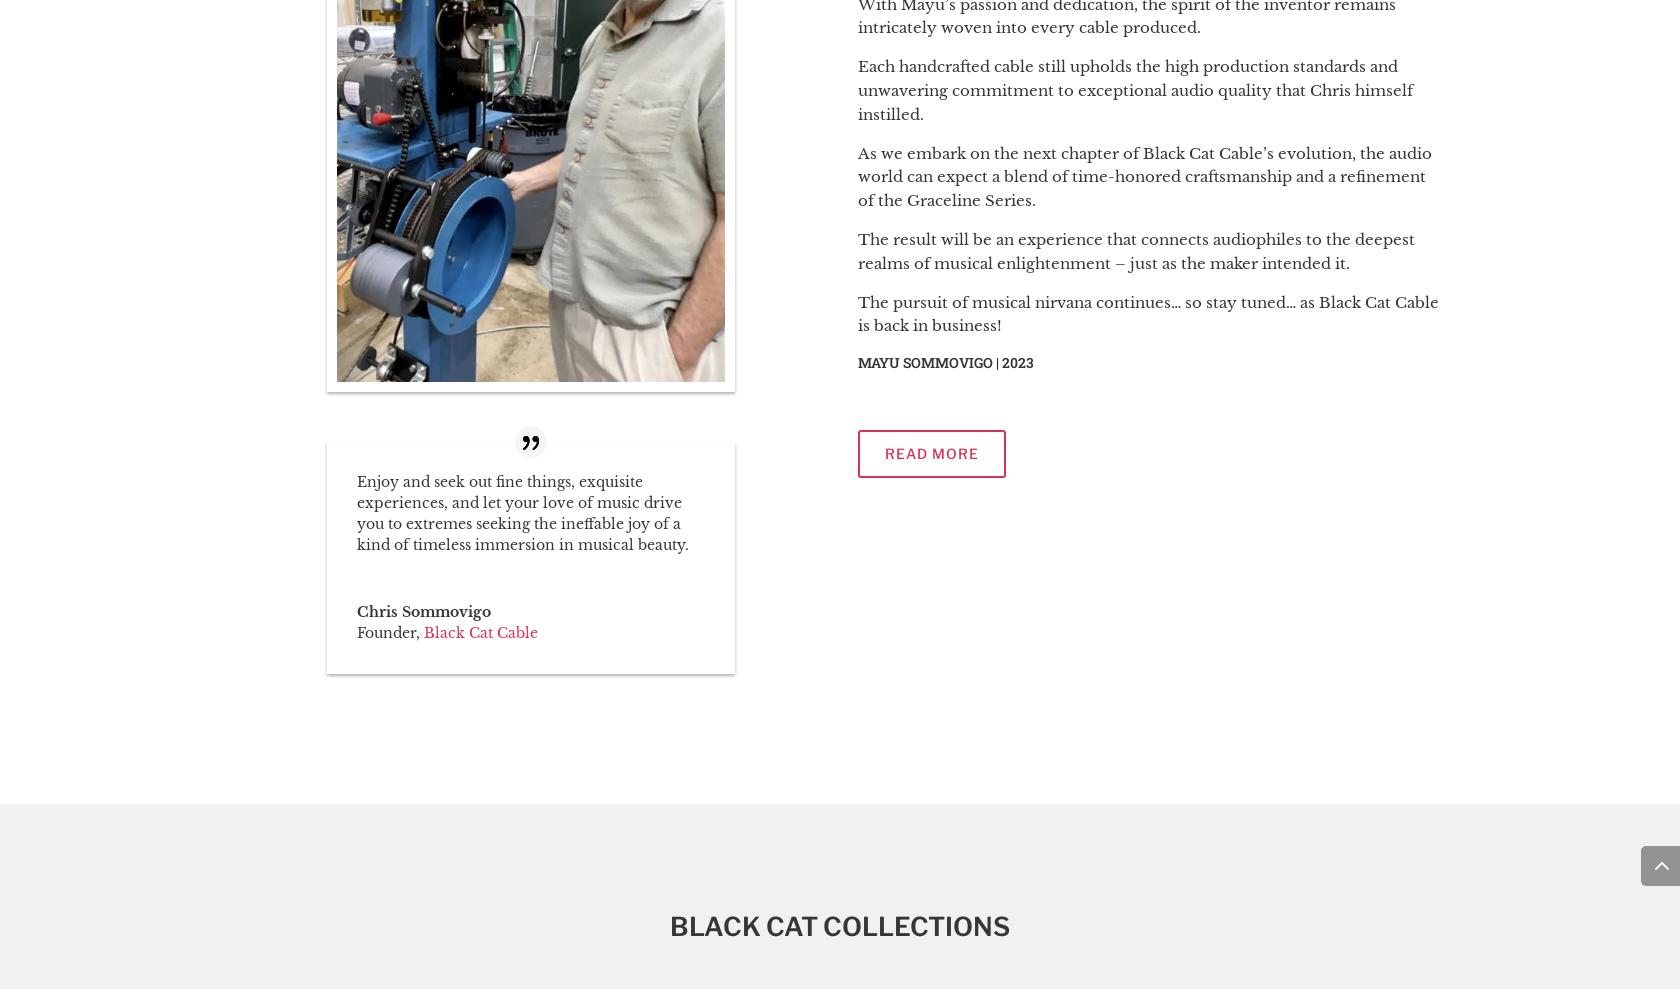 The height and width of the screenshot is (989, 1680). I want to click on 'Founder', so click(357, 632).